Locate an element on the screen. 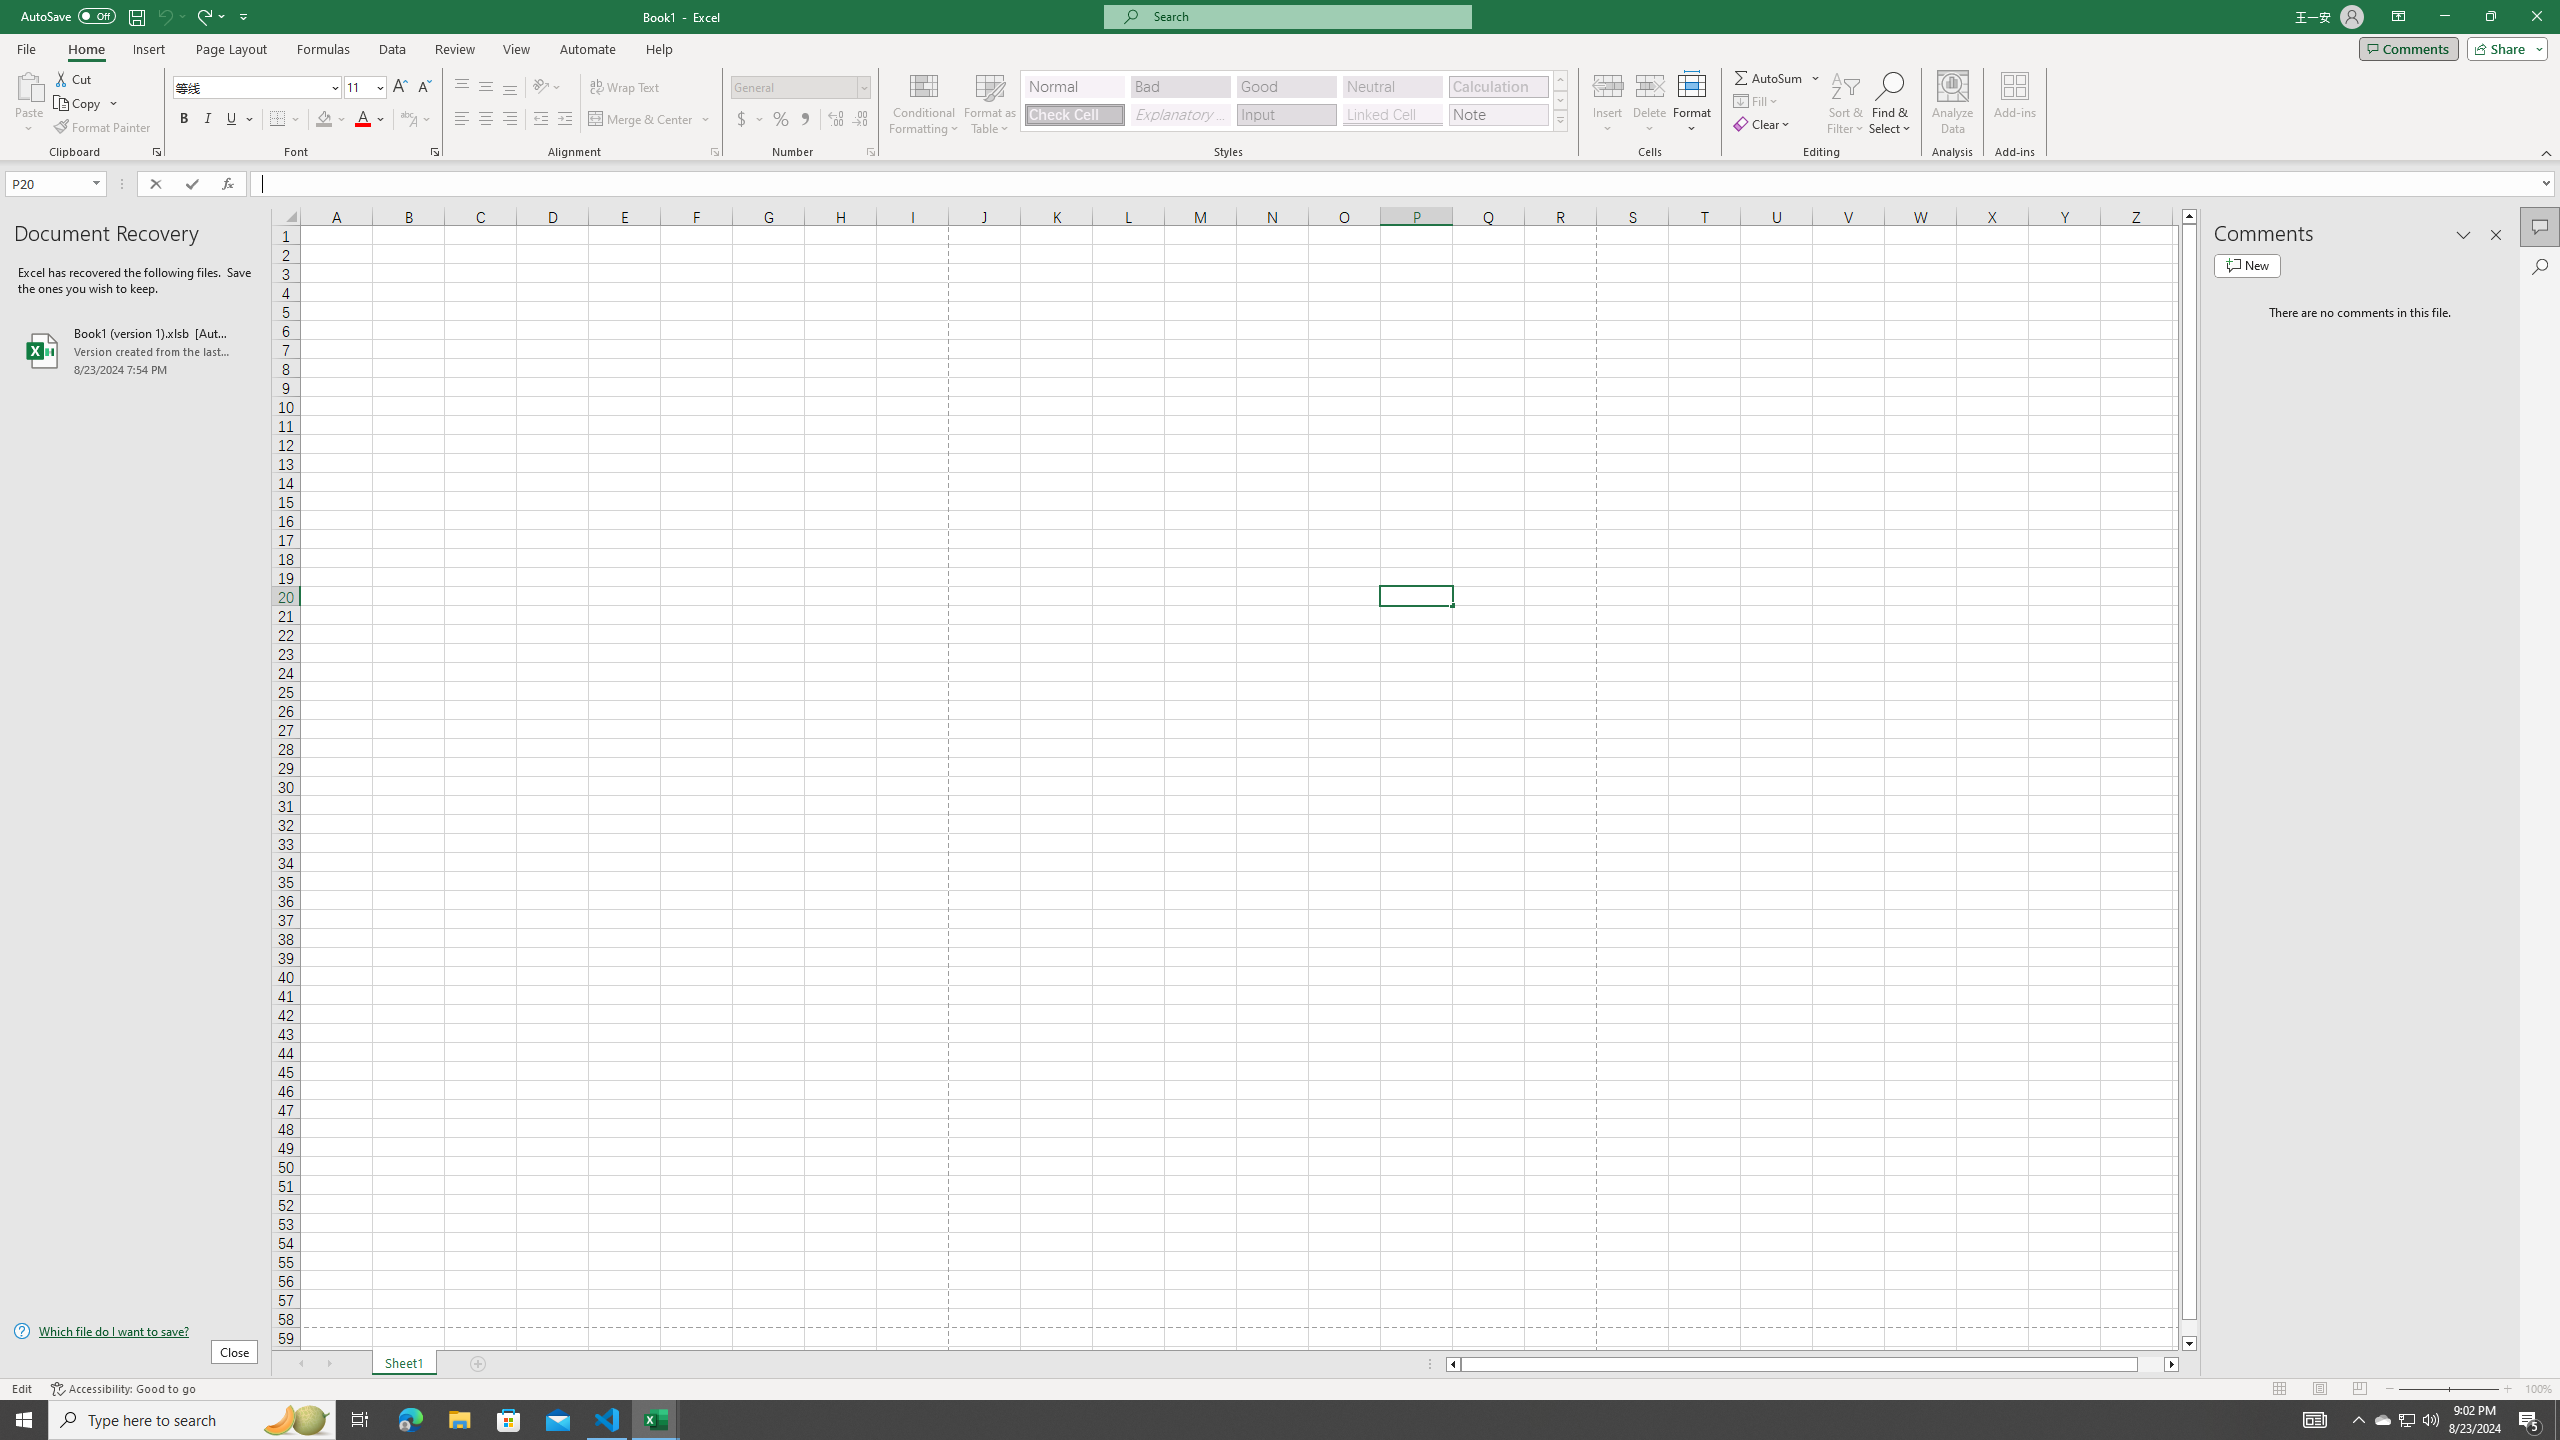 This screenshot has width=2560, height=1440. 'Calculation' is located at coordinates (1497, 87).